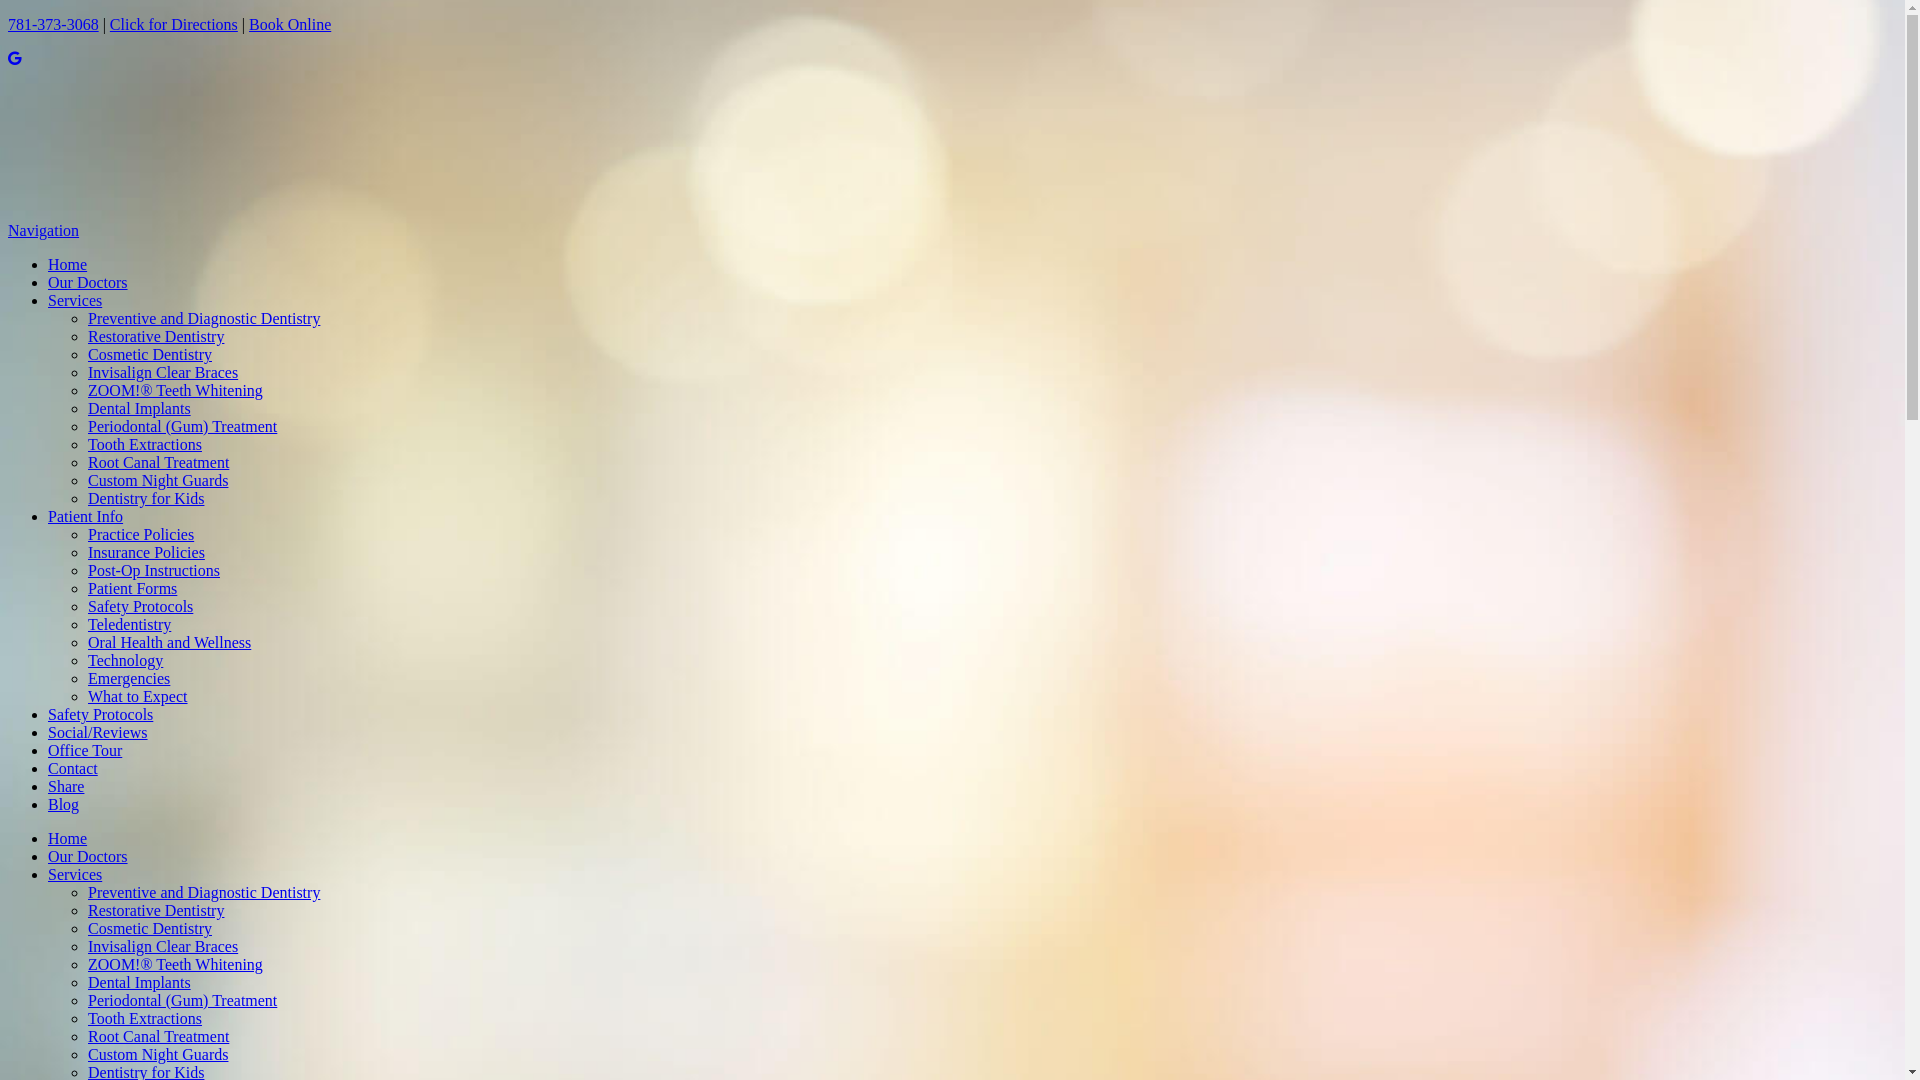 The image size is (1920, 1080). Describe the element at coordinates (48, 874) in the screenshot. I see `'Services'` at that location.